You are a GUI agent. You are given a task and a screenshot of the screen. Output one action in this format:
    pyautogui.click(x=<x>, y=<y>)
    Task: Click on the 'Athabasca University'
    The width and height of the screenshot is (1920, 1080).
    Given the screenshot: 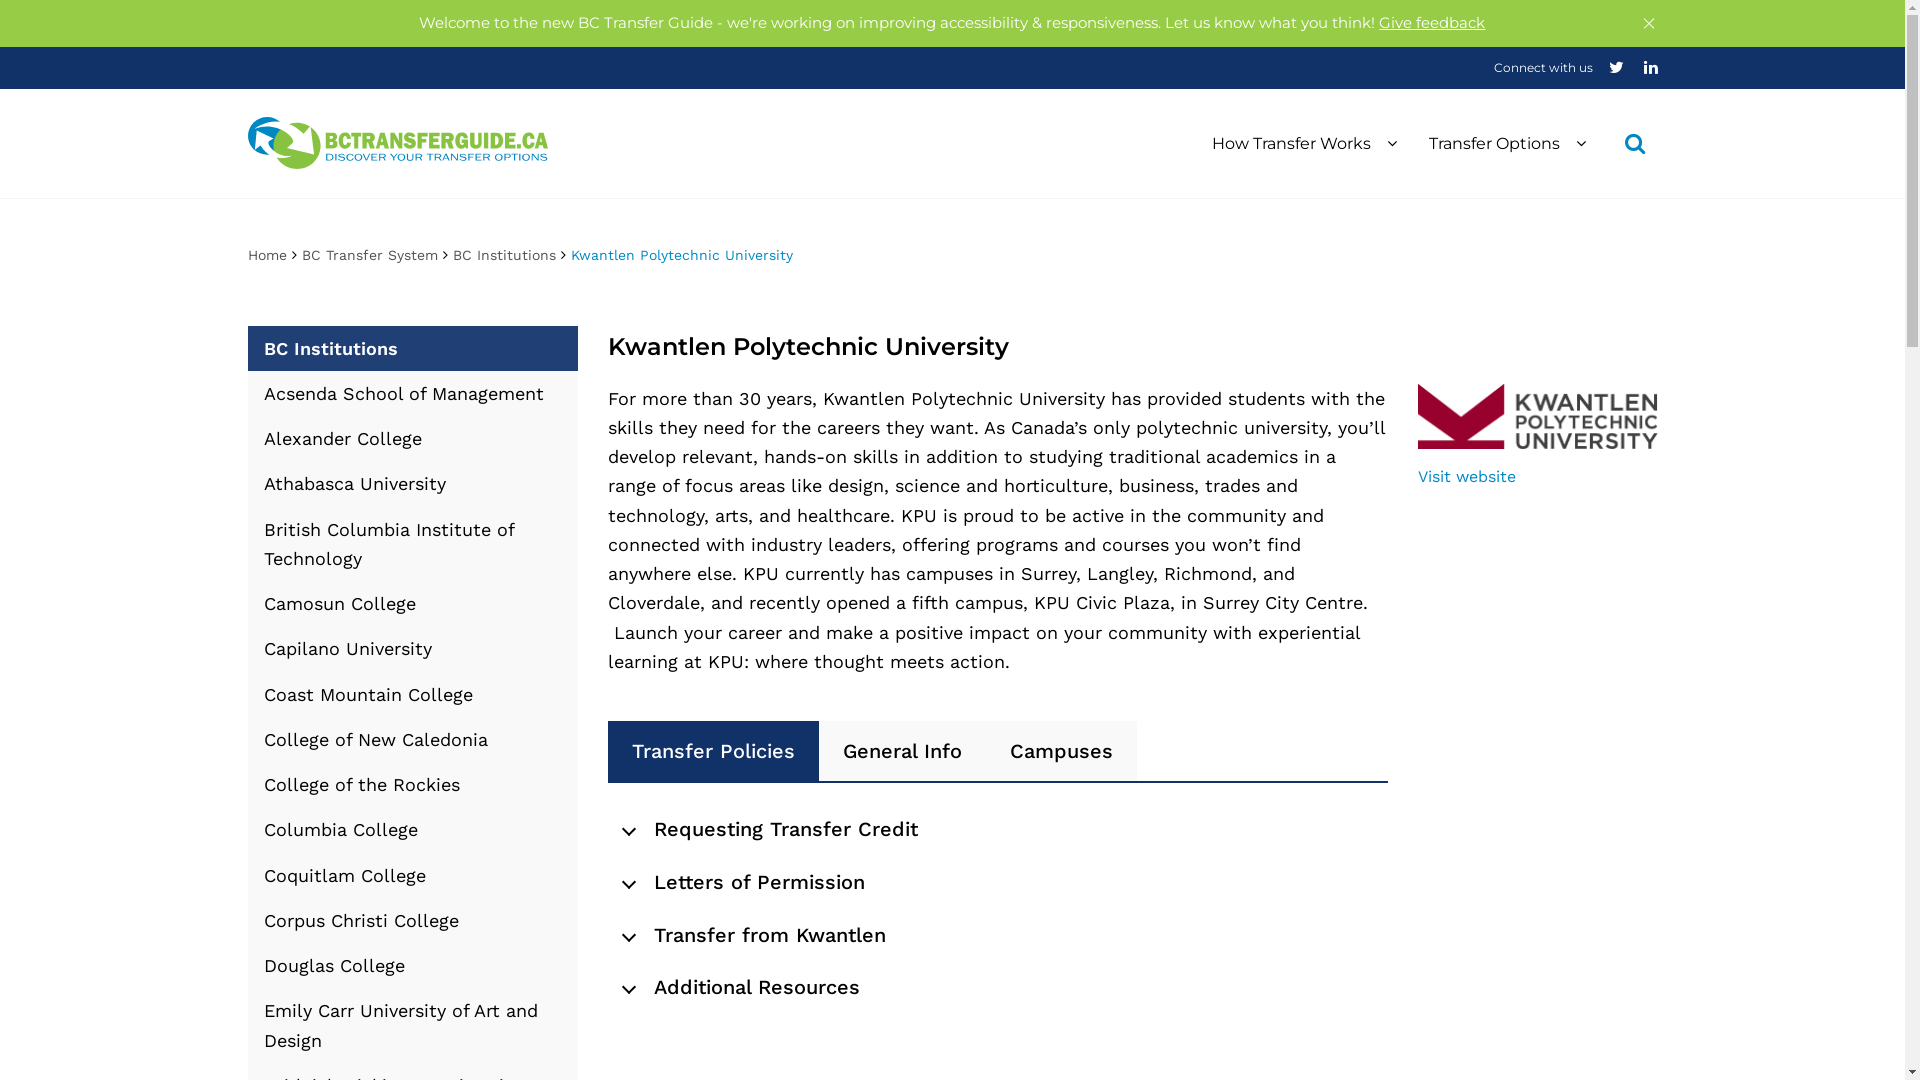 What is the action you would take?
    pyautogui.click(x=411, y=483)
    